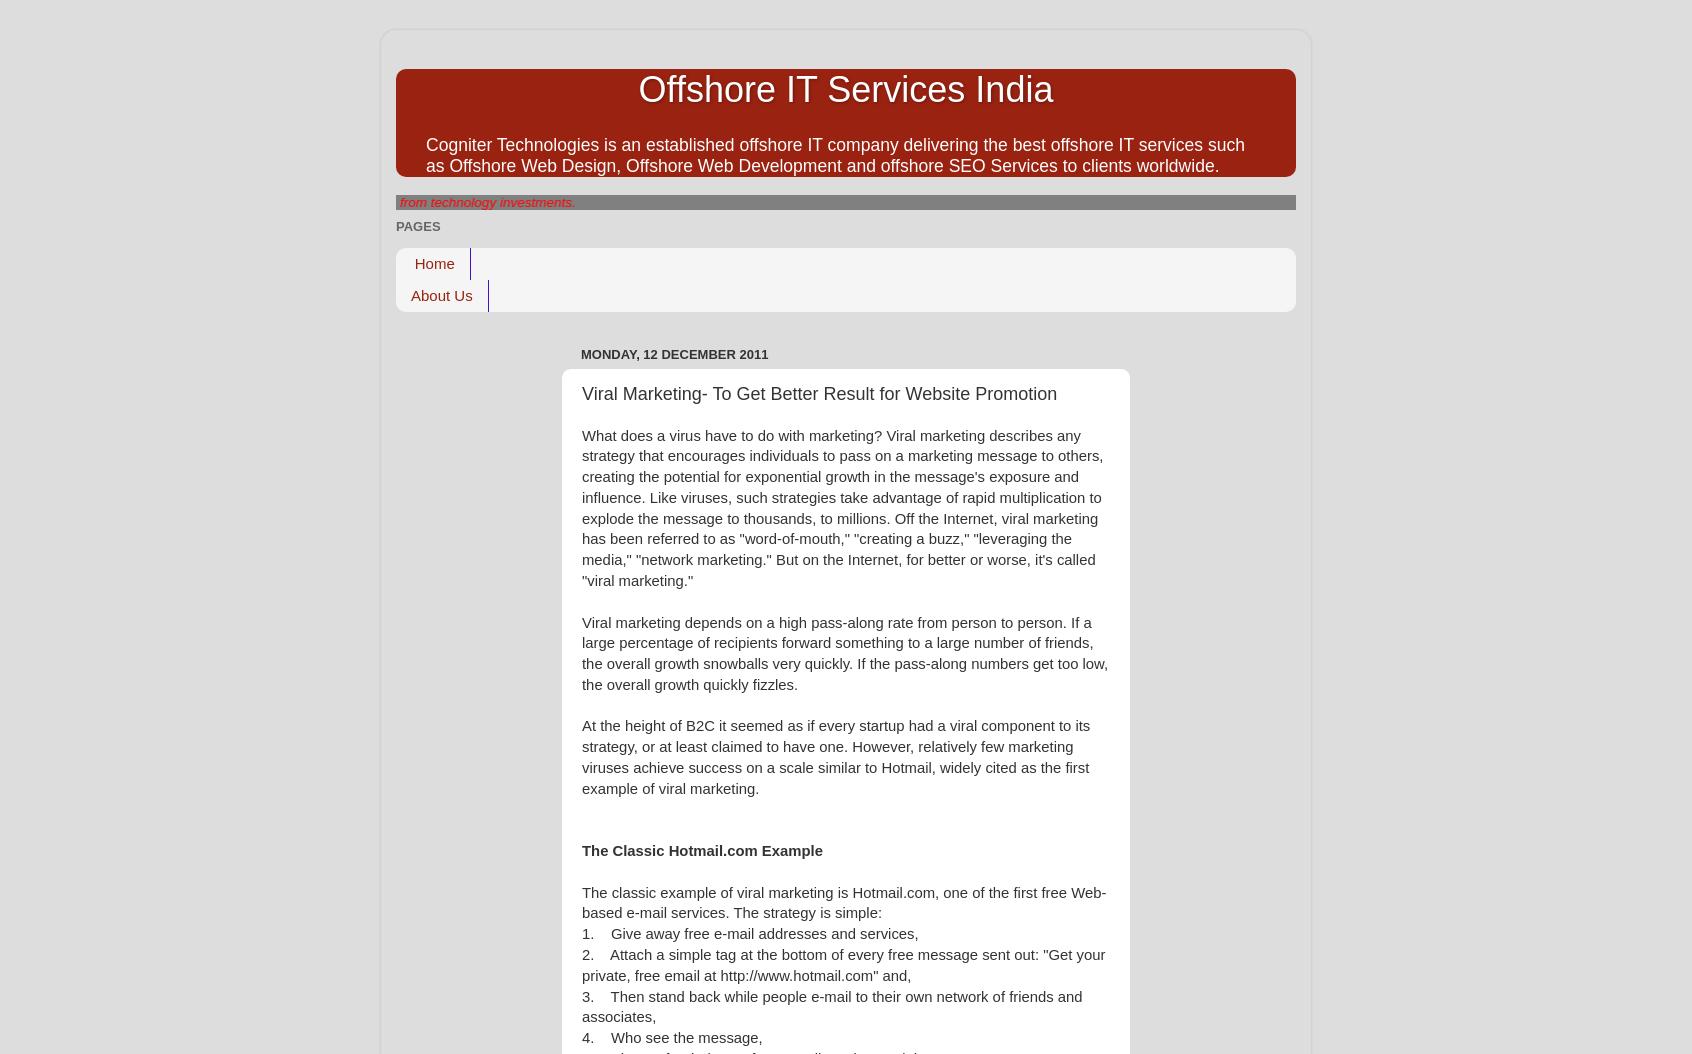 The width and height of the screenshot is (1692, 1054). What do you see at coordinates (843, 965) in the screenshot?
I see `'2.    Attach a simple tag at the bottom of every free message sent out: "Get your private, free email at http://www.hotmail.com" and,'` at bounding box center [843, 965].